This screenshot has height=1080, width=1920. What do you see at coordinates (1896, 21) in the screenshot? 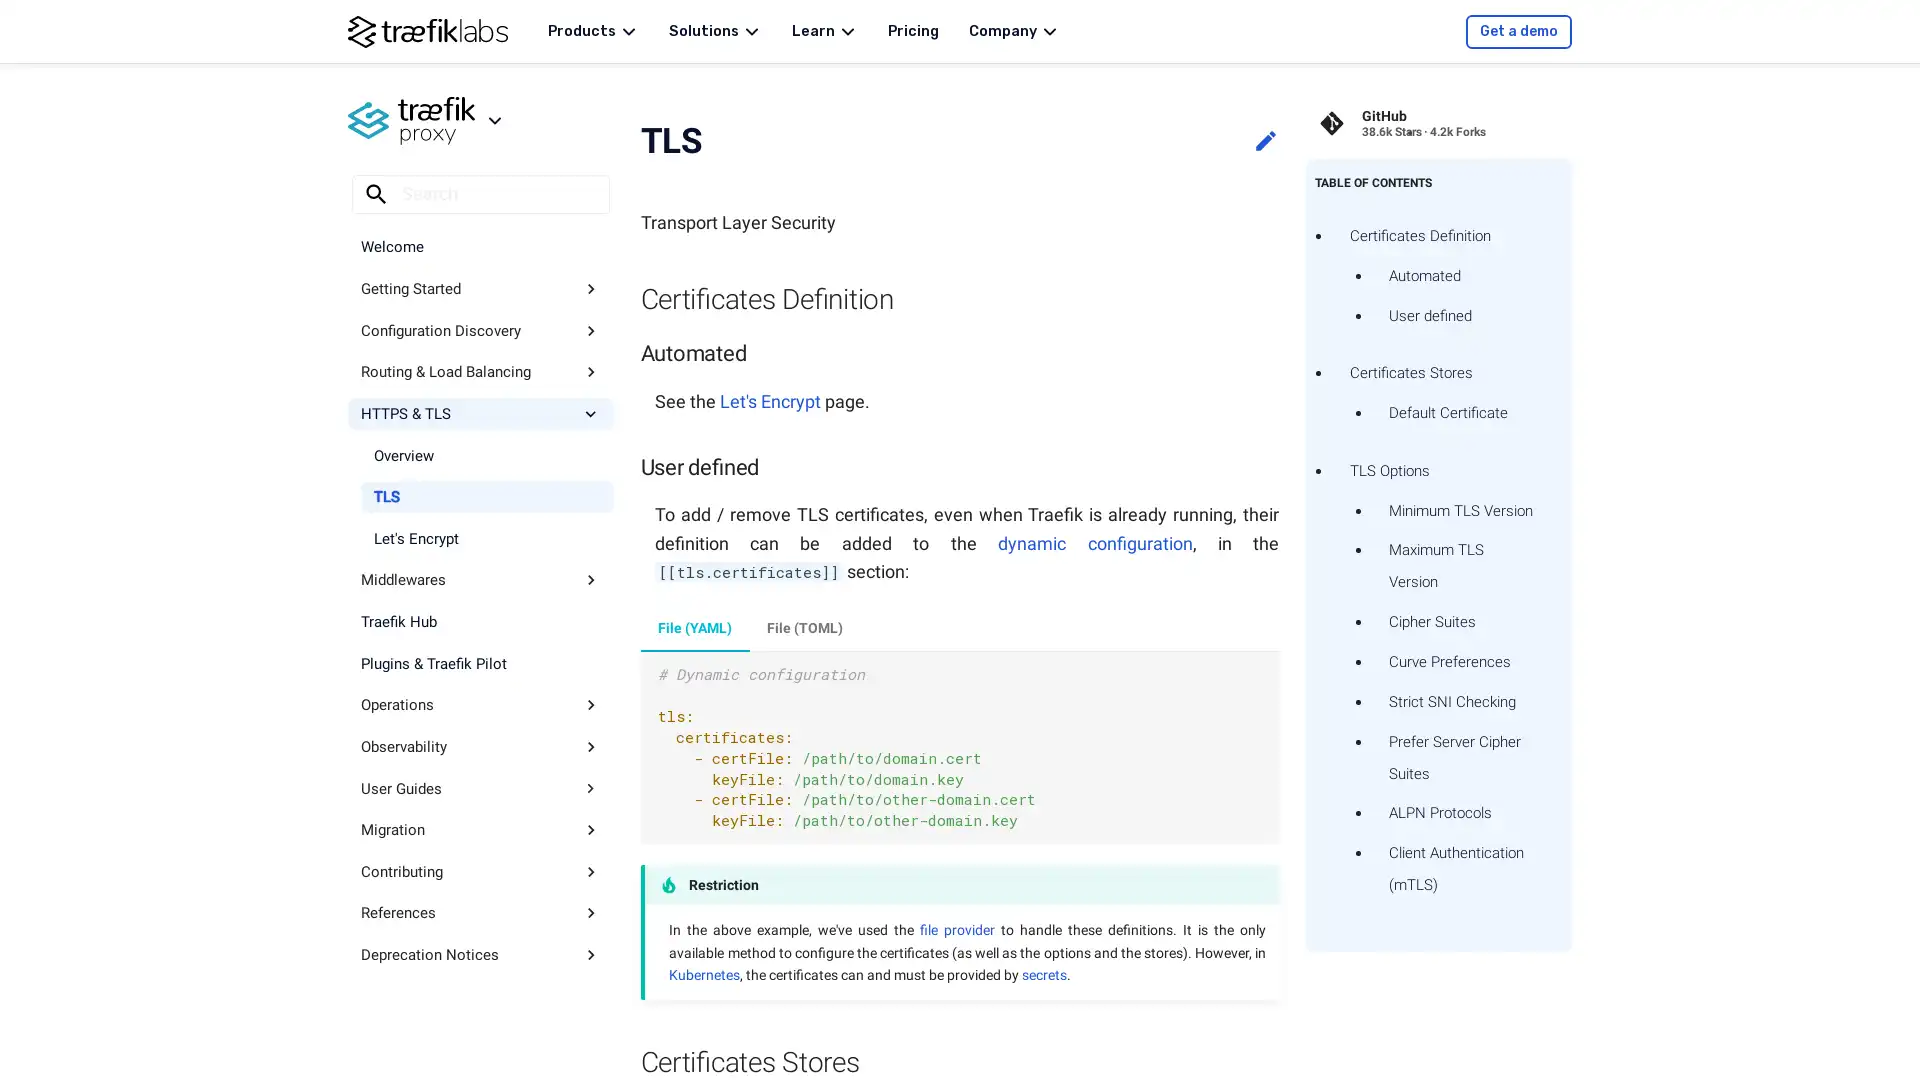
I see `Copy to clipboard` at bounding box center [1896, 21].